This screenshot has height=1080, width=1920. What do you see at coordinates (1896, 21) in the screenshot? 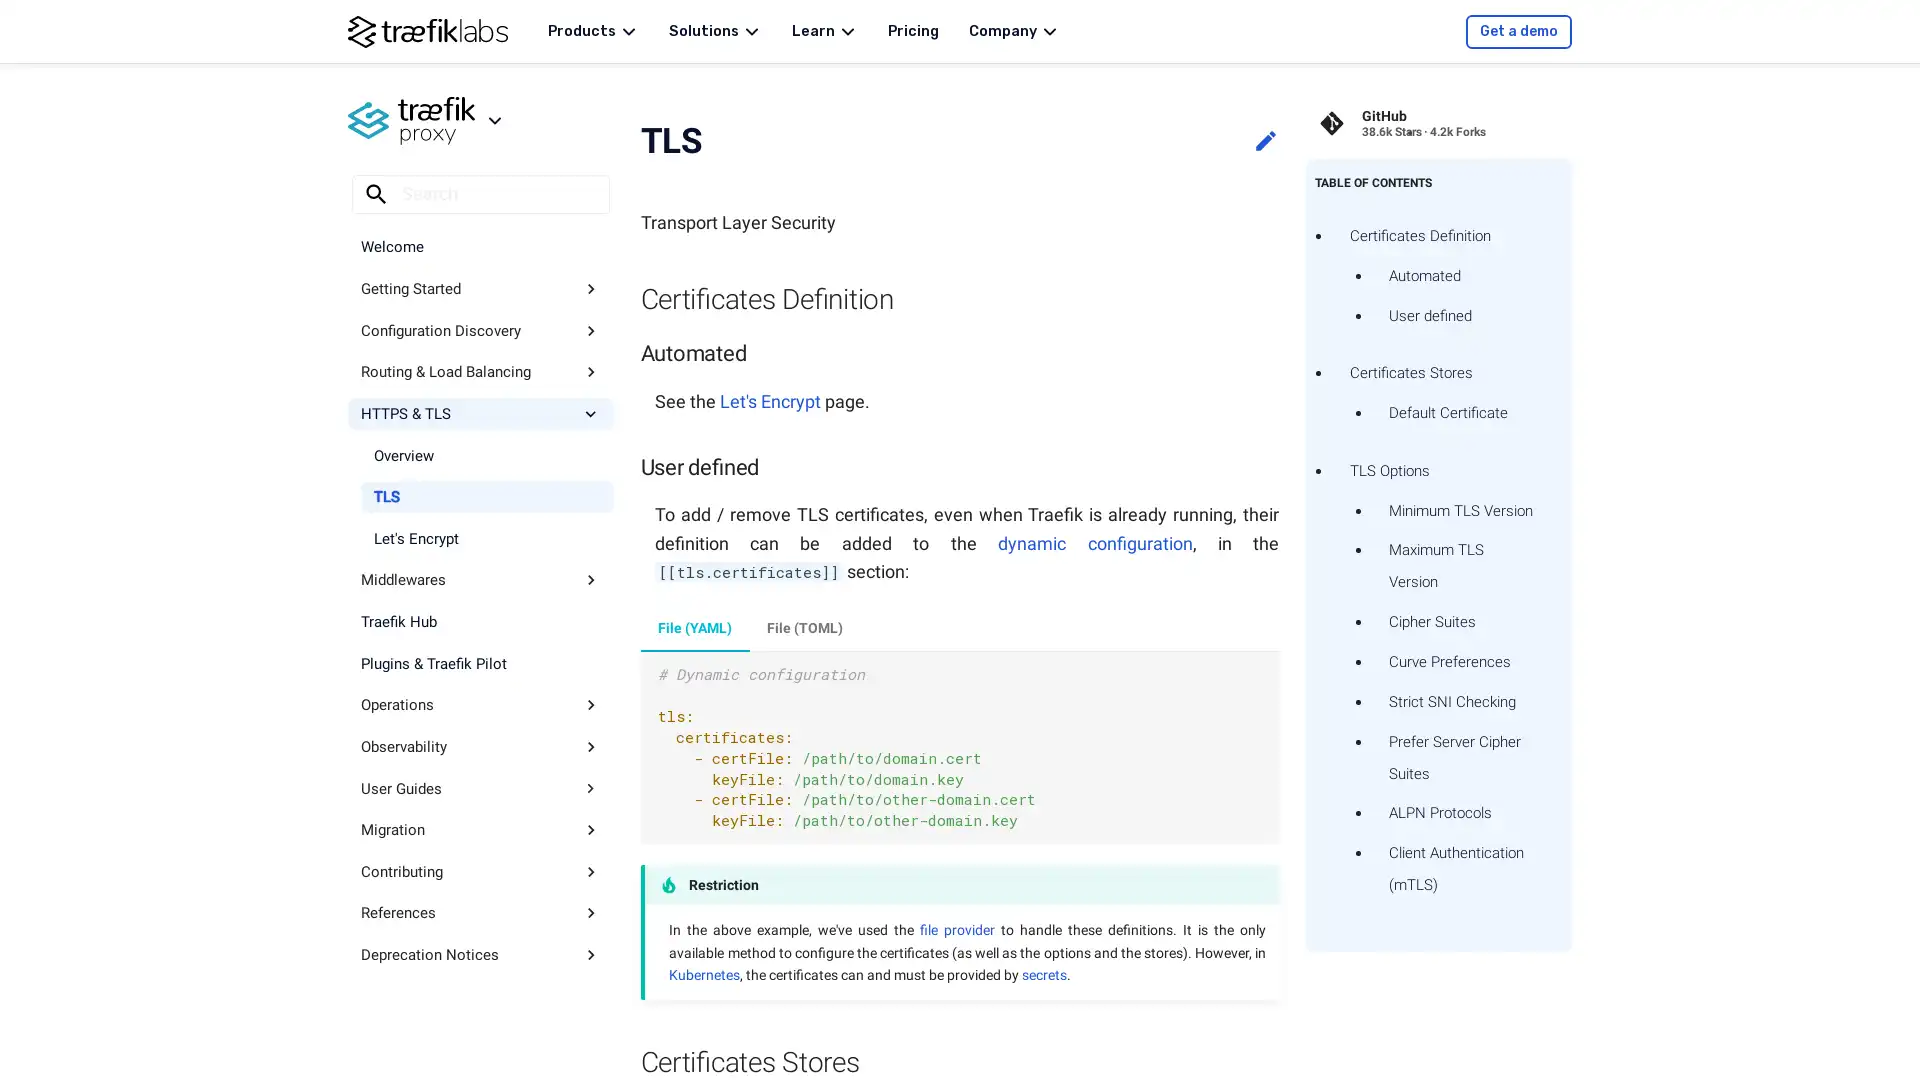
I see `Copy to clipboard` at bounding box center [1896, 21].